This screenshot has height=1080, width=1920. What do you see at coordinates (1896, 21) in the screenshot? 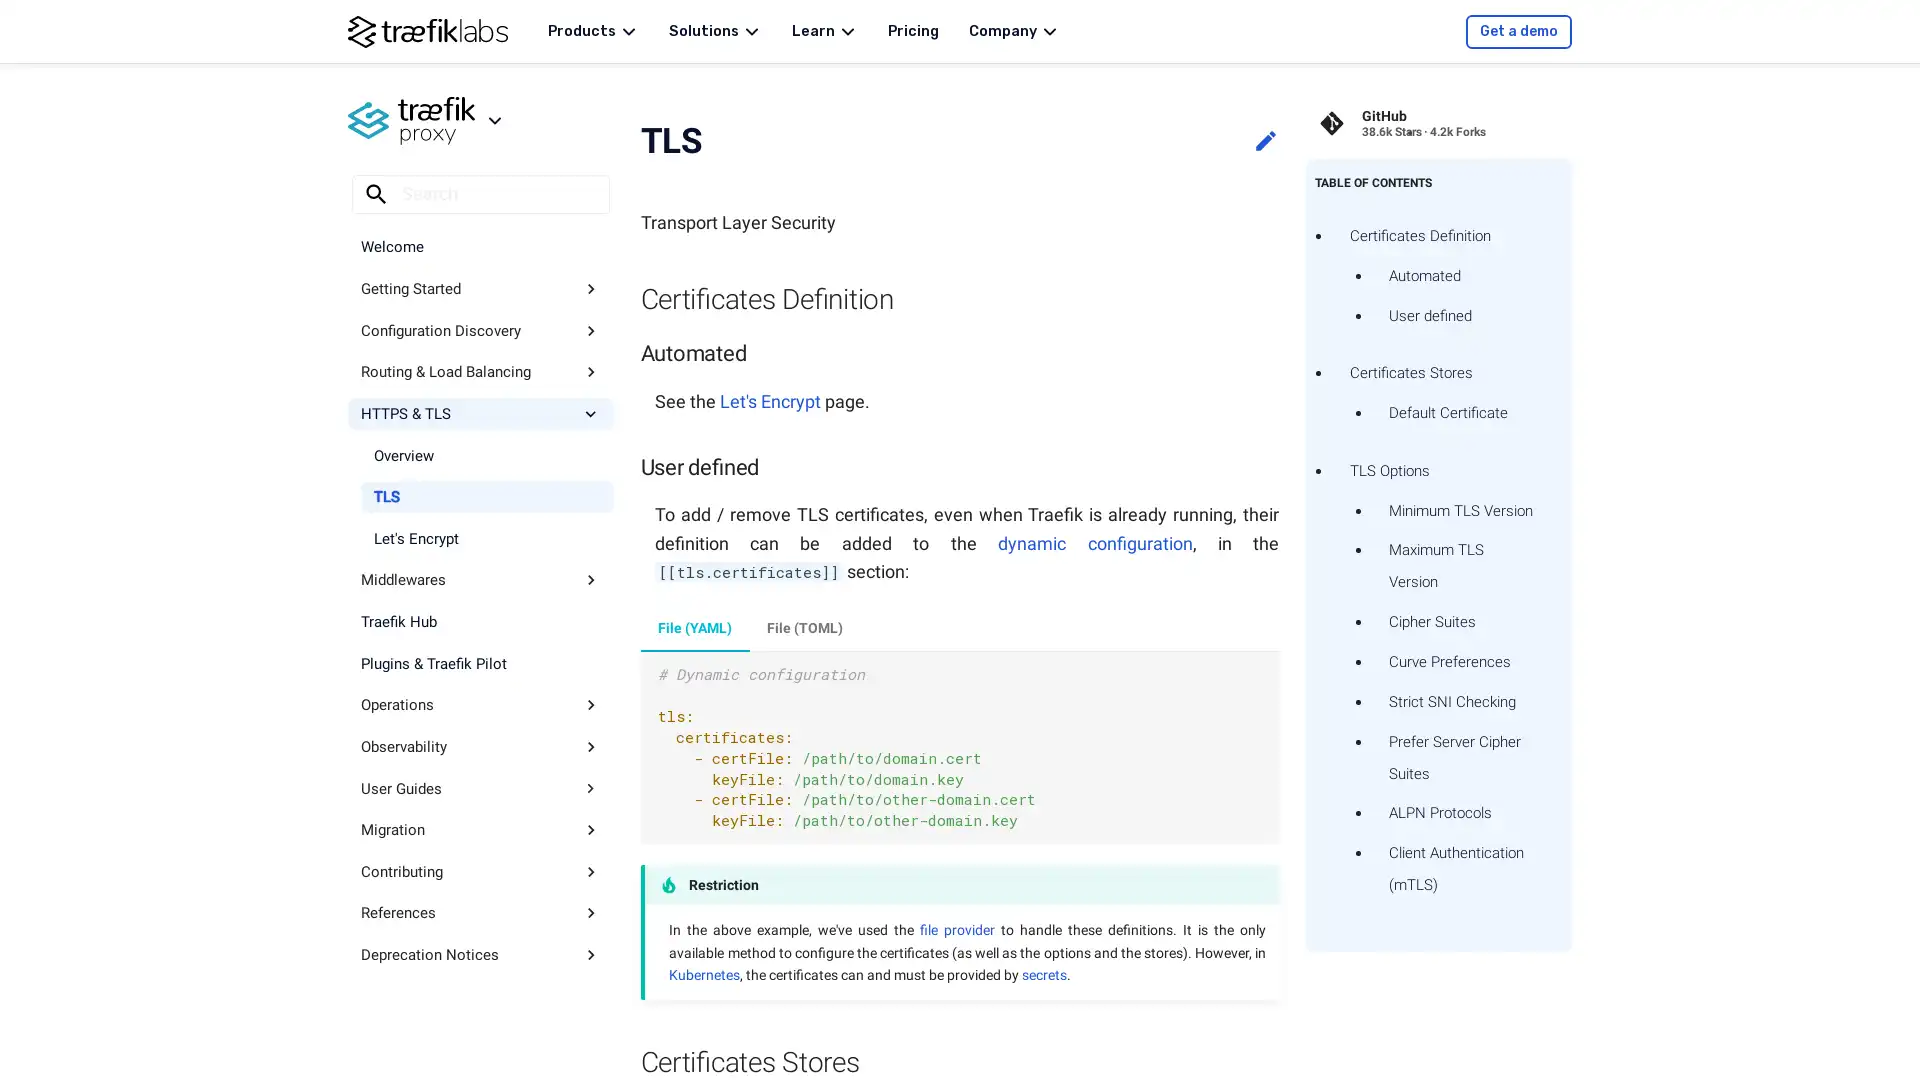
I see `Copy to clipboard` at bounding box center [1896, 21].